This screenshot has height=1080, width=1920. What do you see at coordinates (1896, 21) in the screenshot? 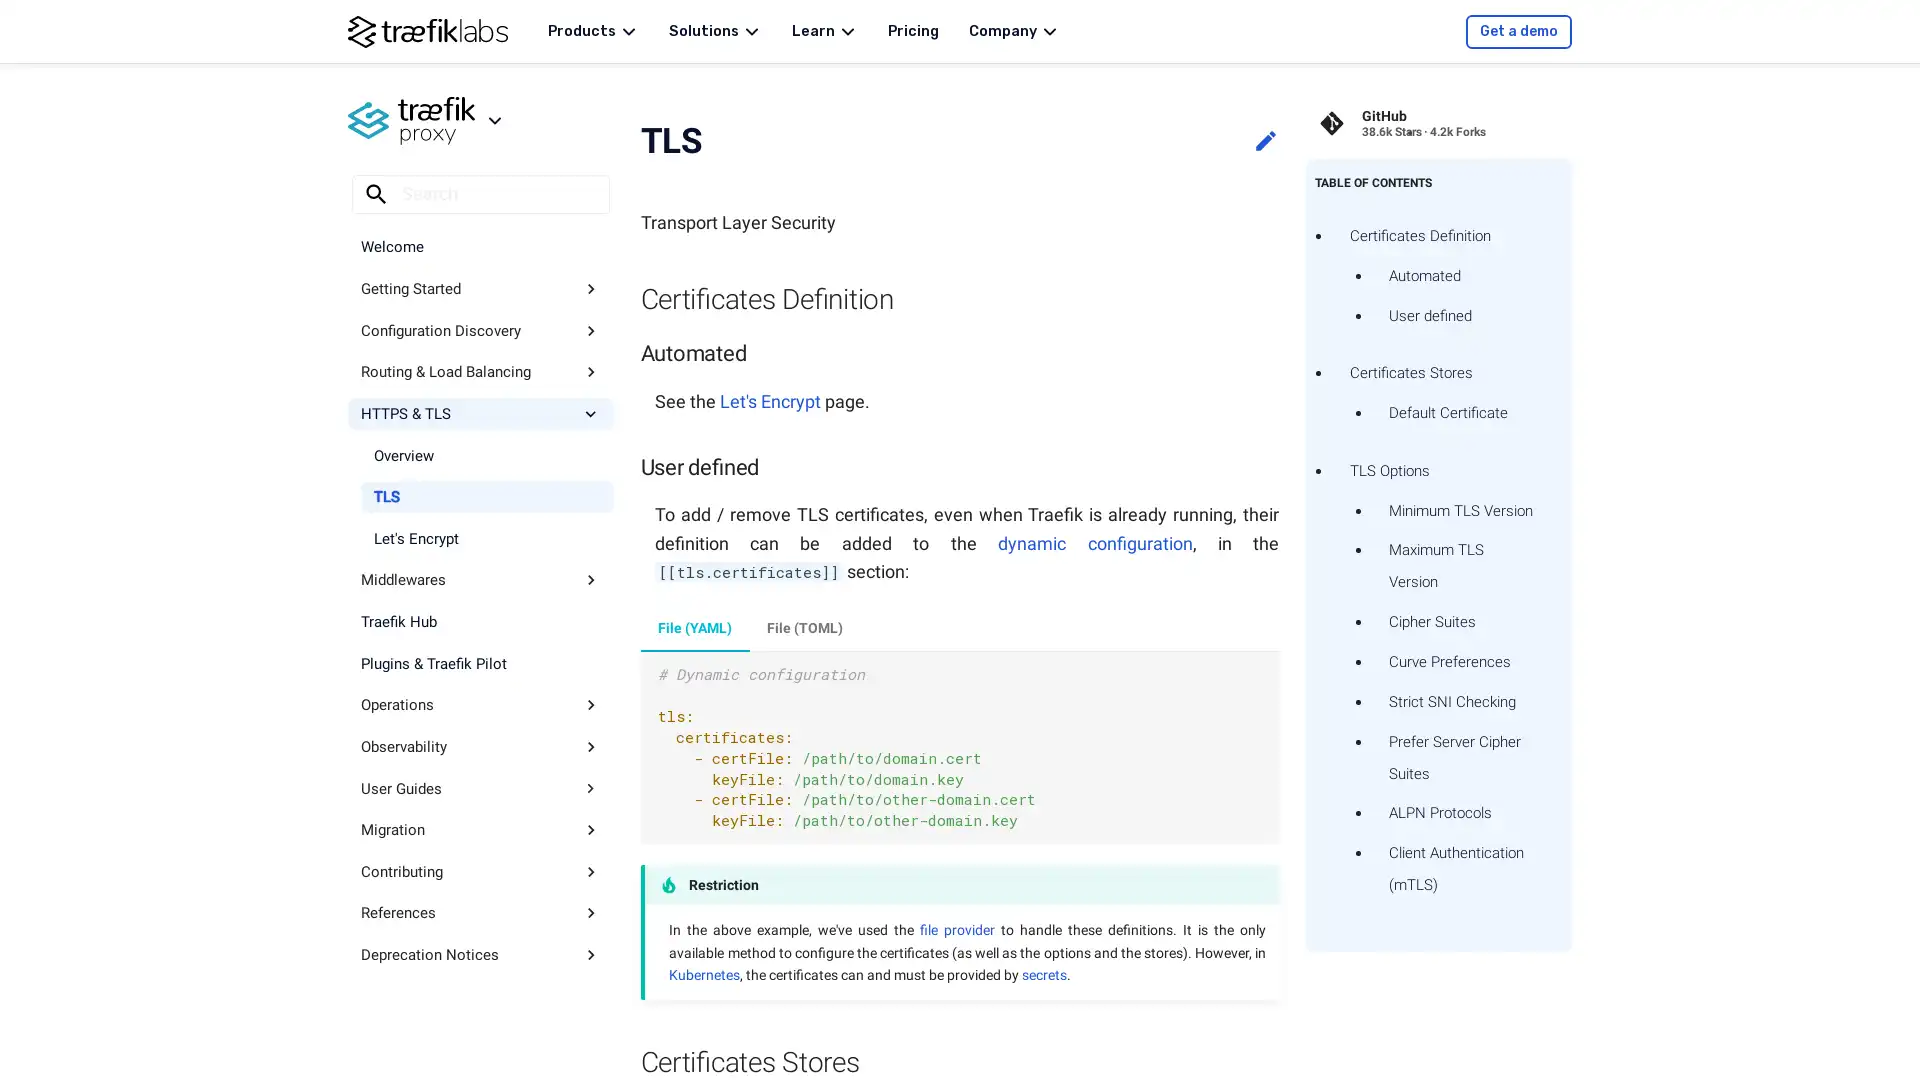
I see `Copy to clipboard` at bounding box center [1896, 21].